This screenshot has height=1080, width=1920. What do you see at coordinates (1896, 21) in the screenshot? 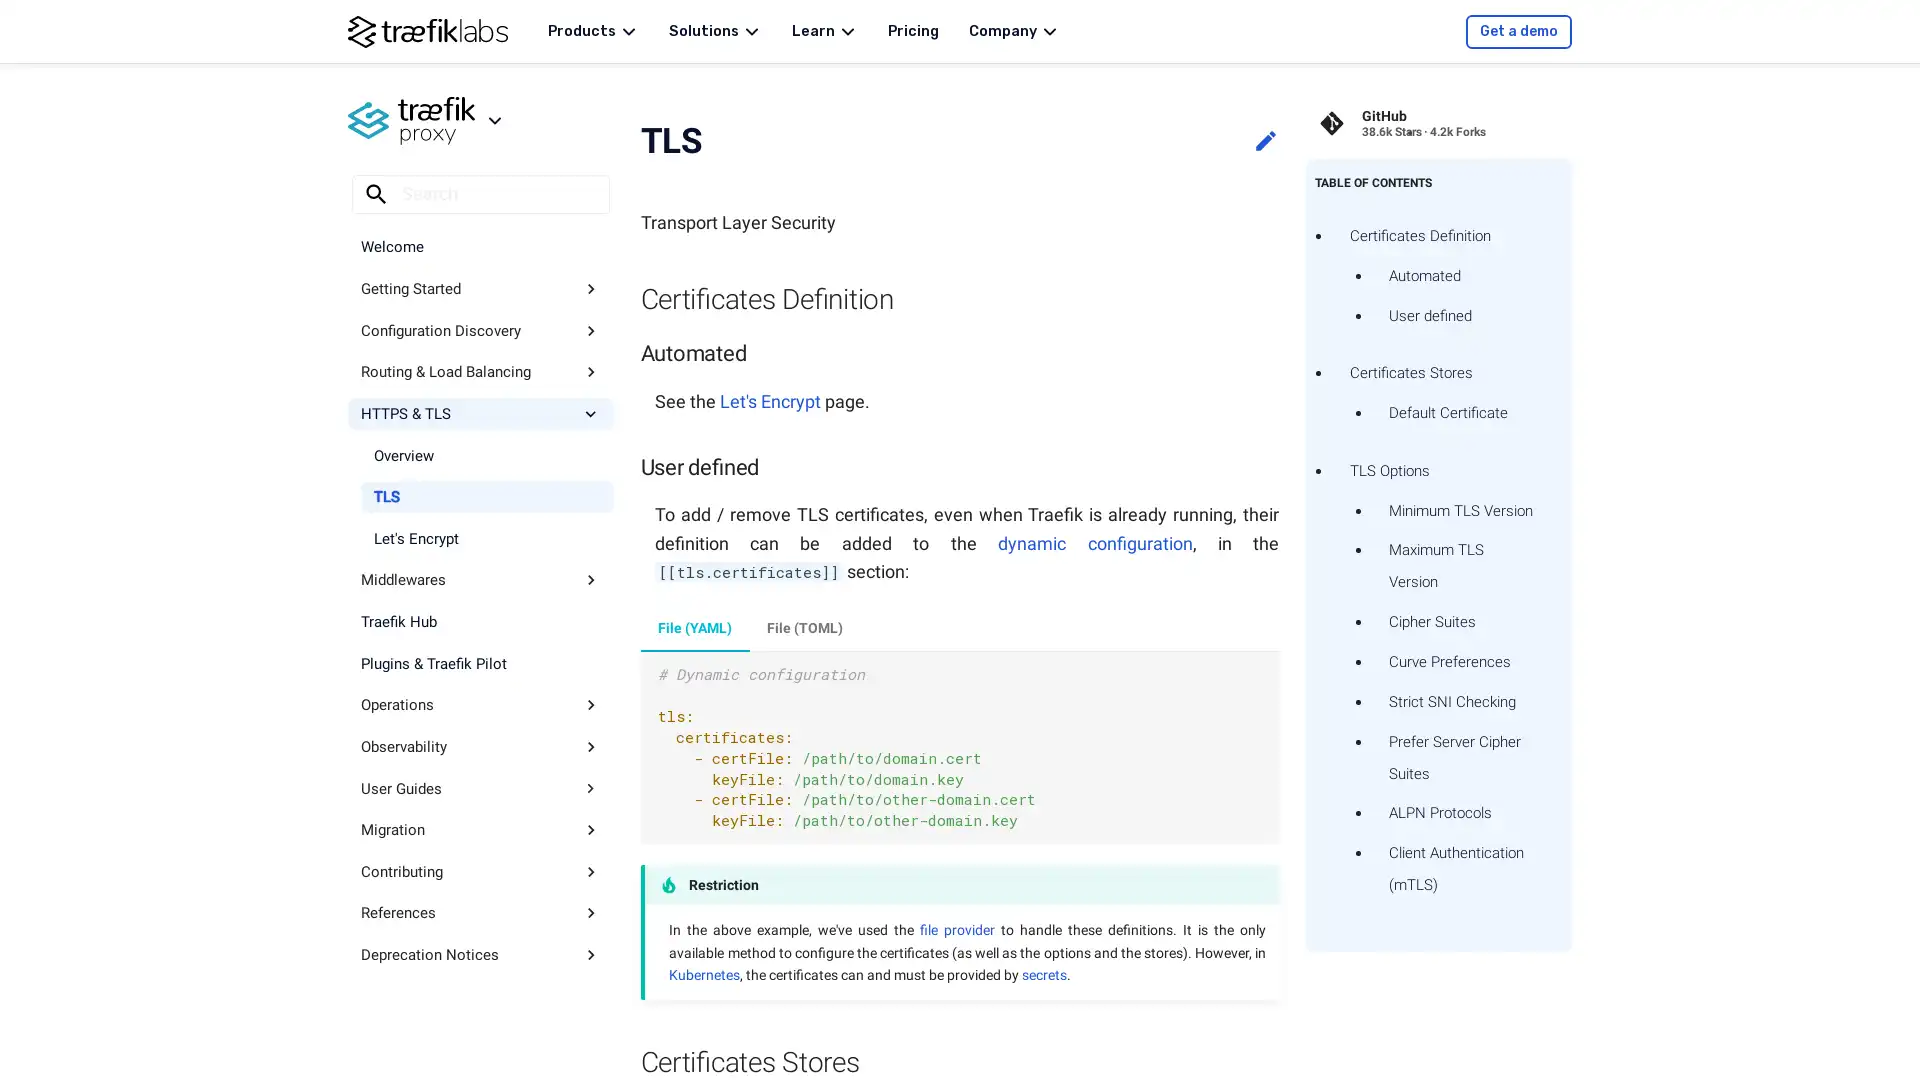
I see `Copy to clipboard` at bounding box center [1896, 21].